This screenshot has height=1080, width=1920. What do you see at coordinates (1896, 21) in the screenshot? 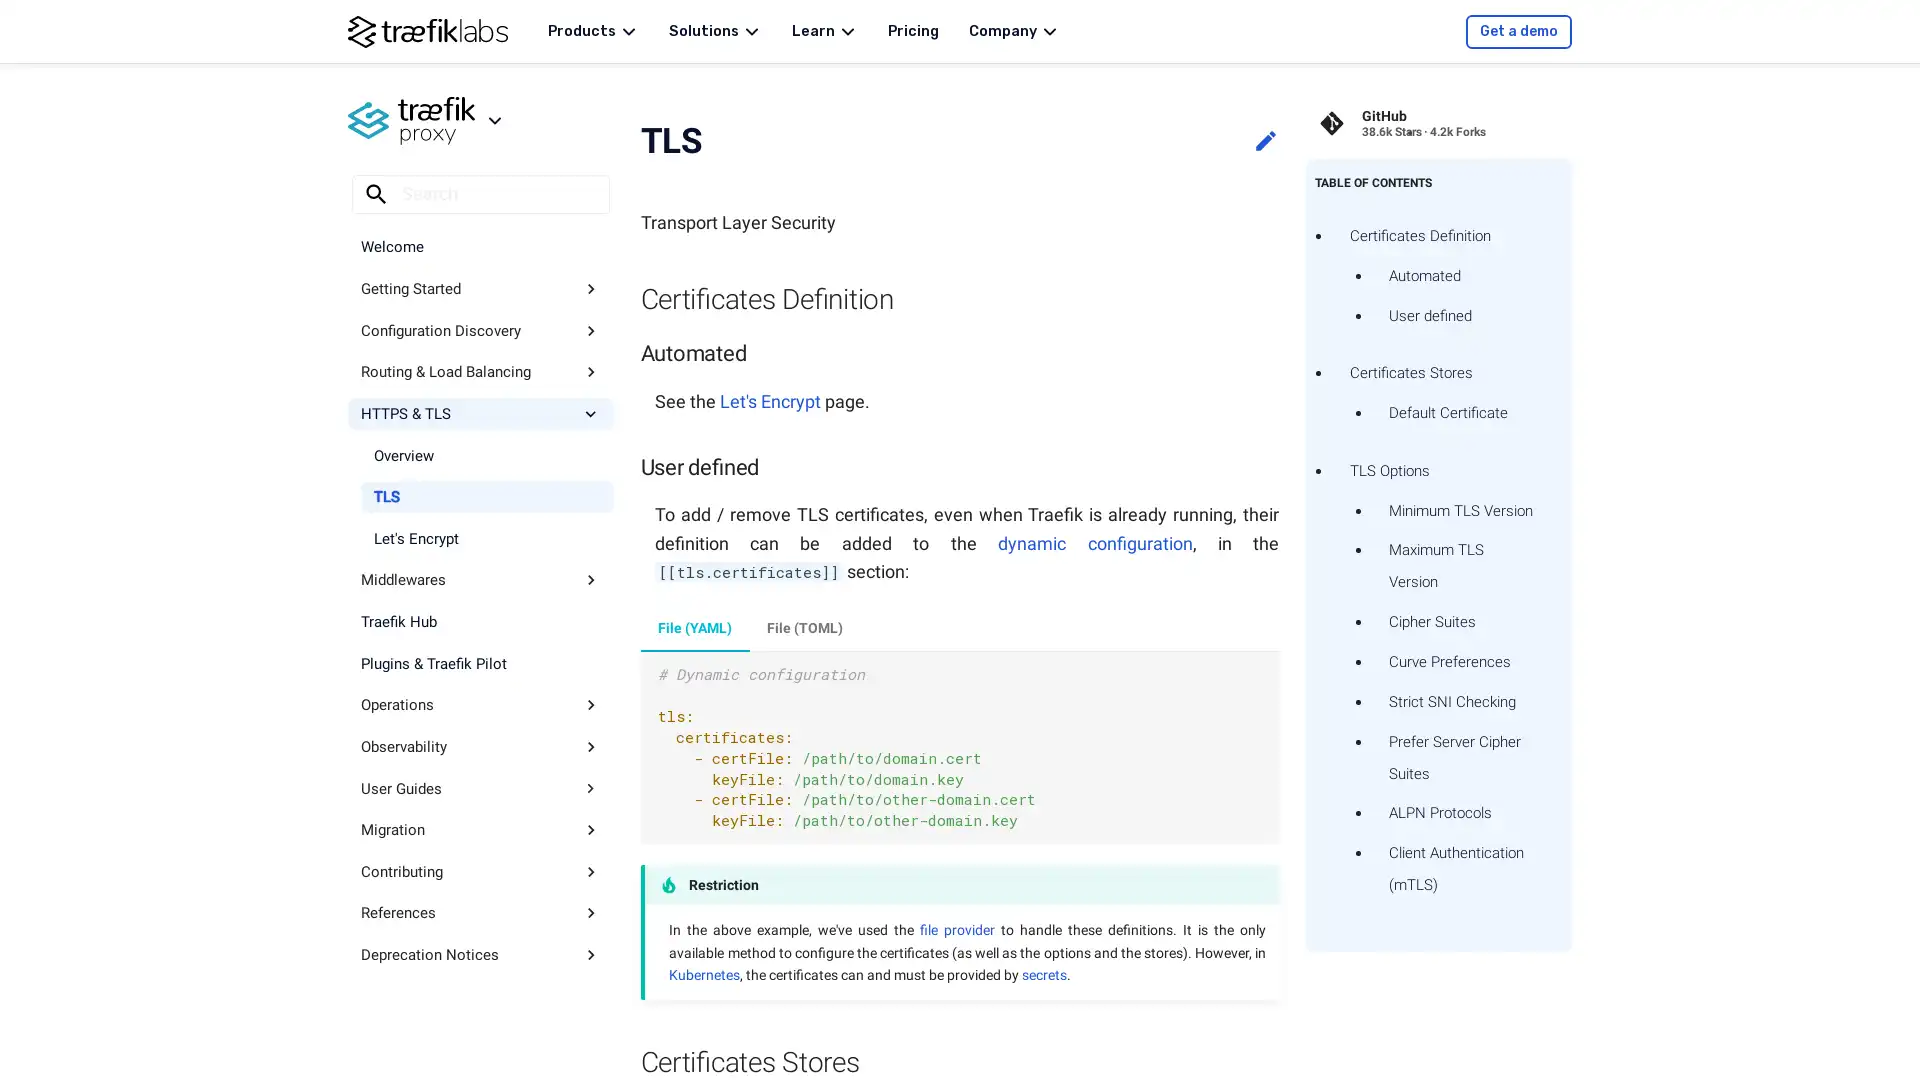
I see `Copy to clipboard` at bounding box center [1896, 21].